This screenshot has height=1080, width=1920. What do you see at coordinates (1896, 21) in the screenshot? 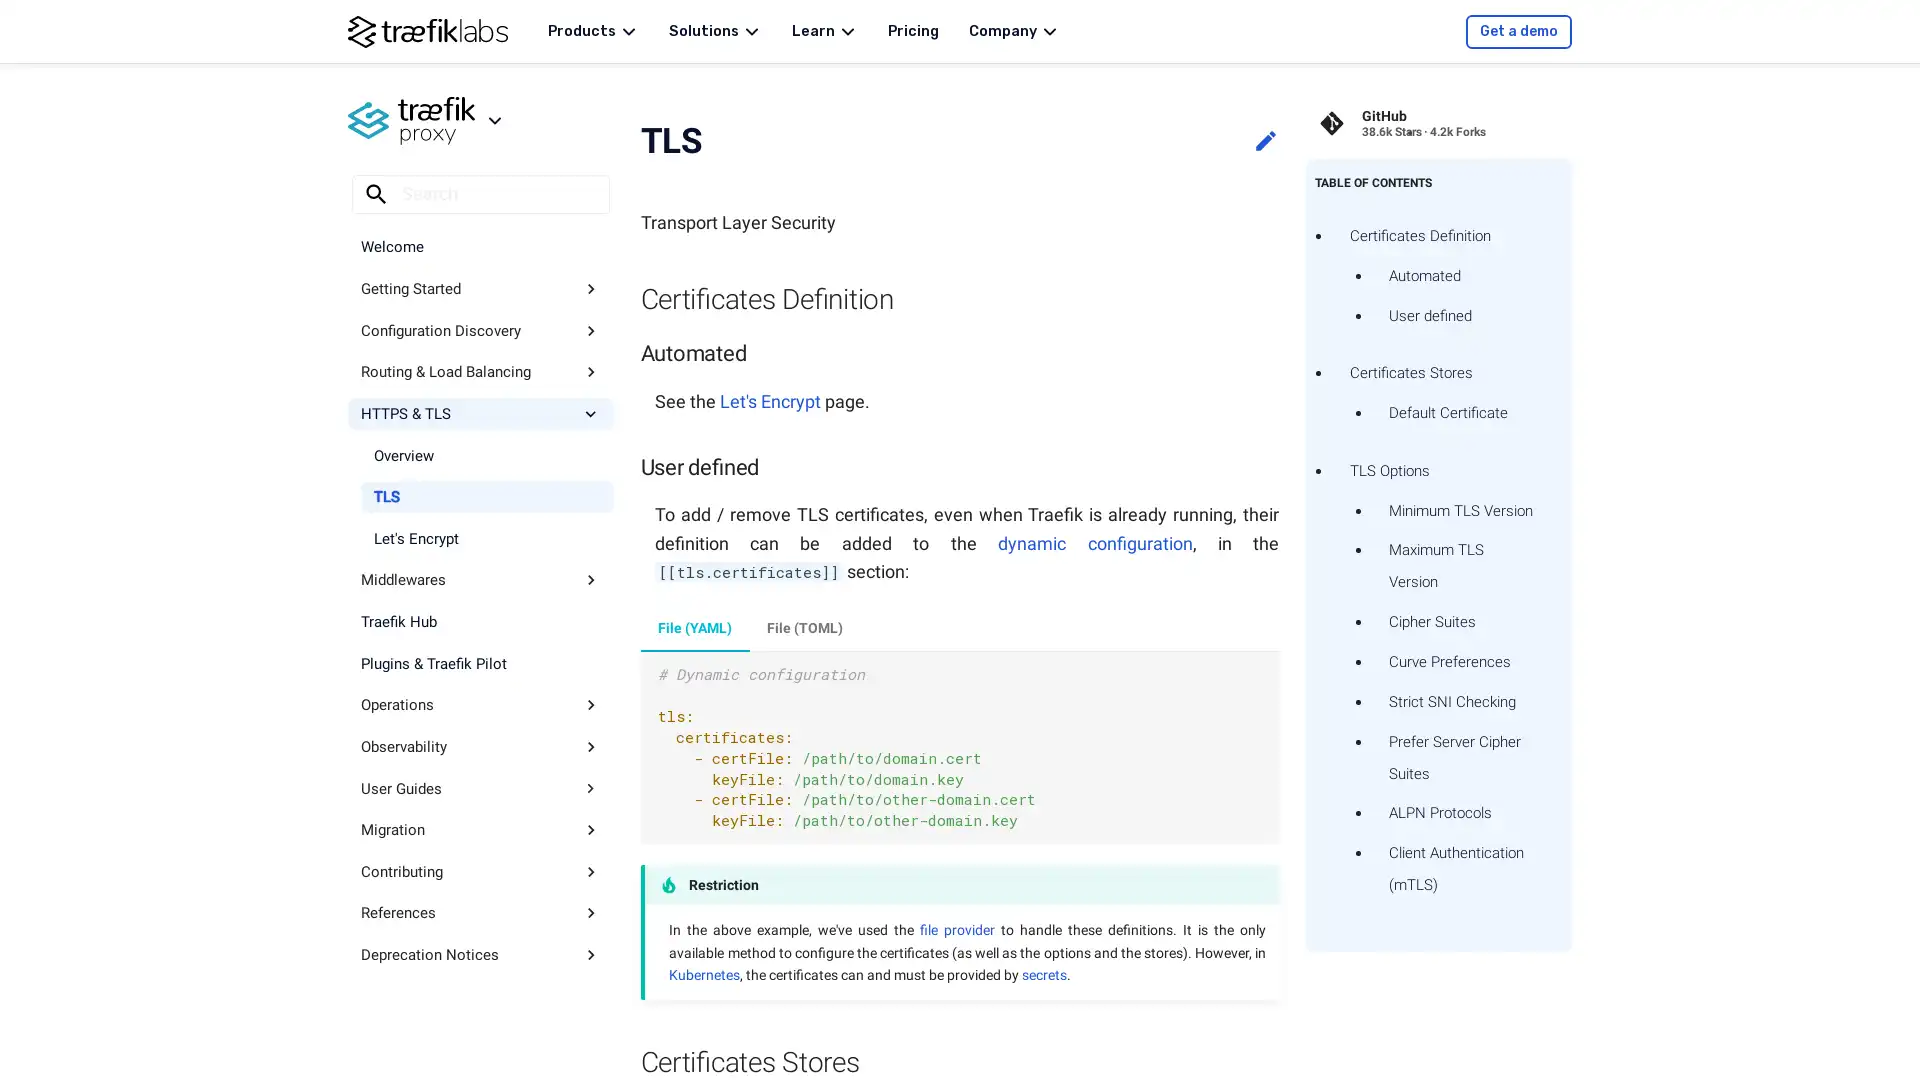
I see `Copy to clipboard` at bounding box center [1896, 21].